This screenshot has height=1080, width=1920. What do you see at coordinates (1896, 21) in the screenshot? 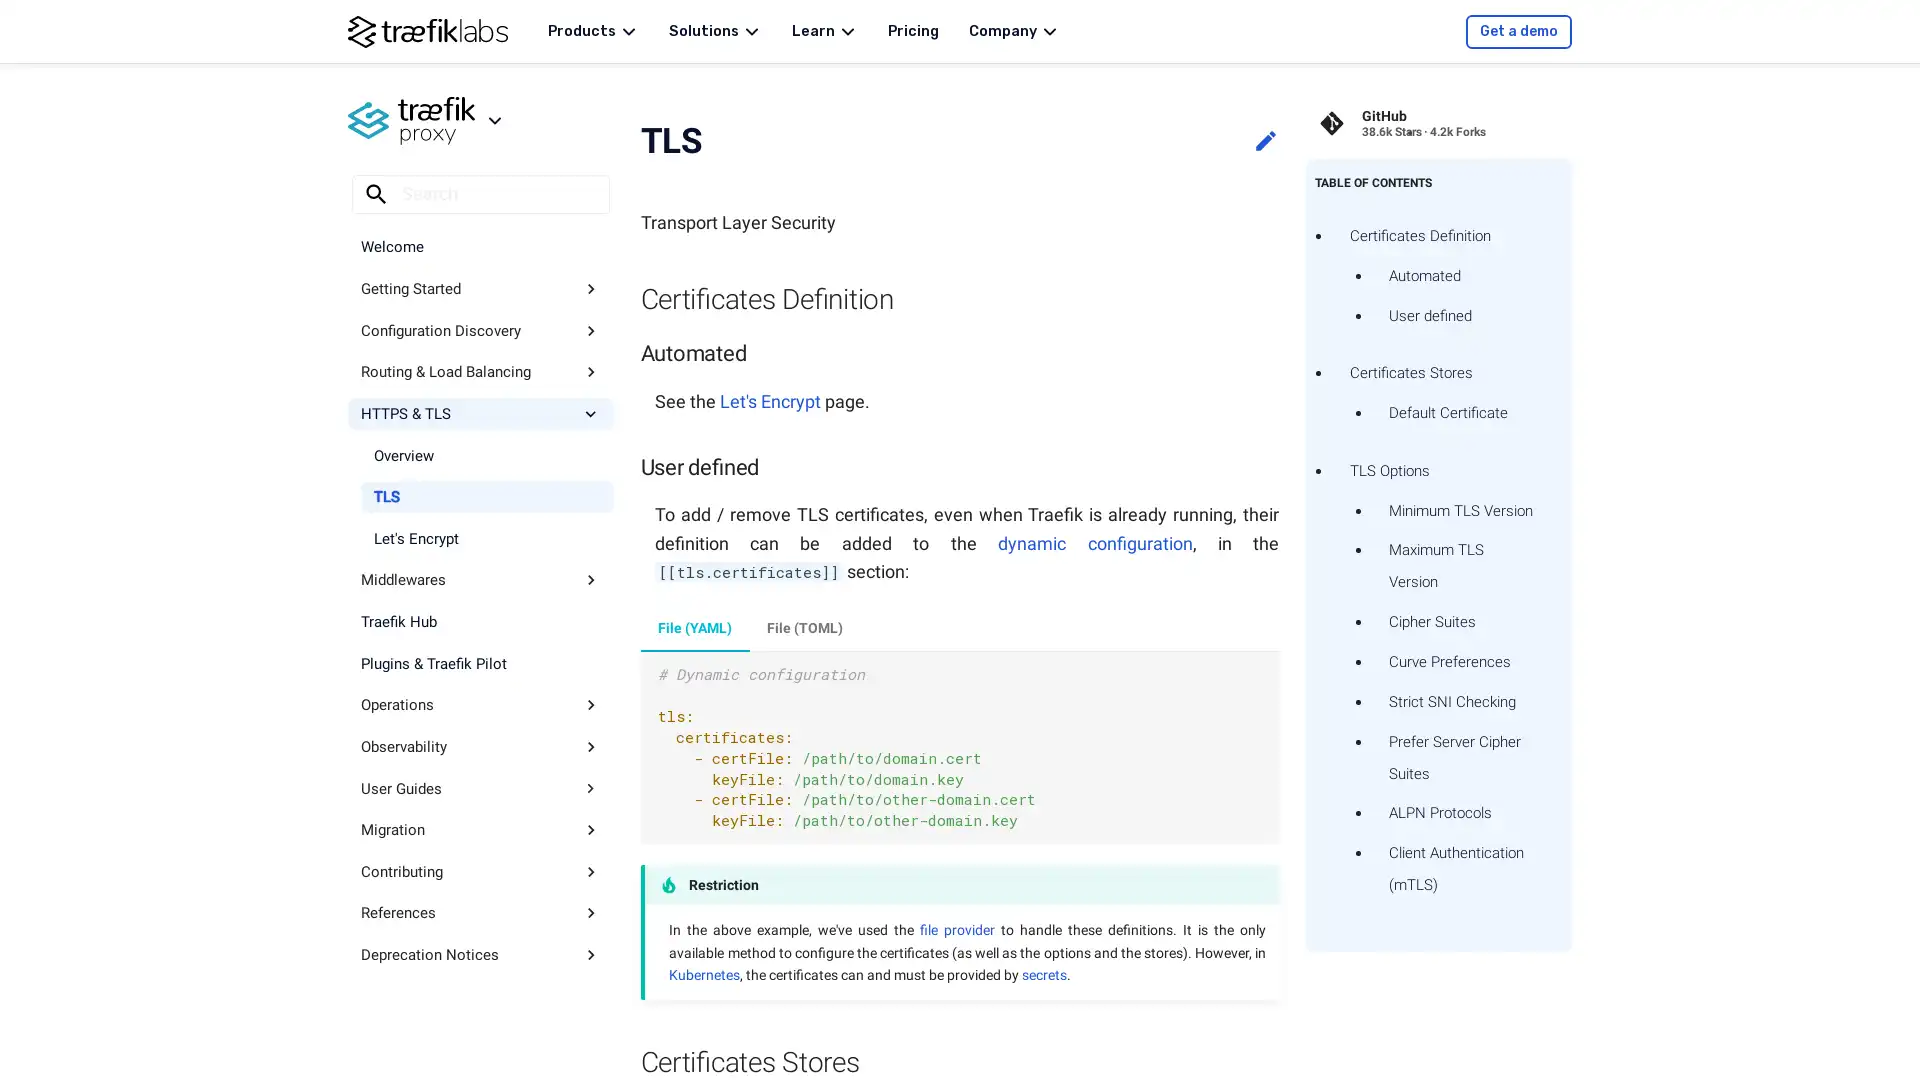
I see `Copy to clipboard` at bounding box center [1896, 21].